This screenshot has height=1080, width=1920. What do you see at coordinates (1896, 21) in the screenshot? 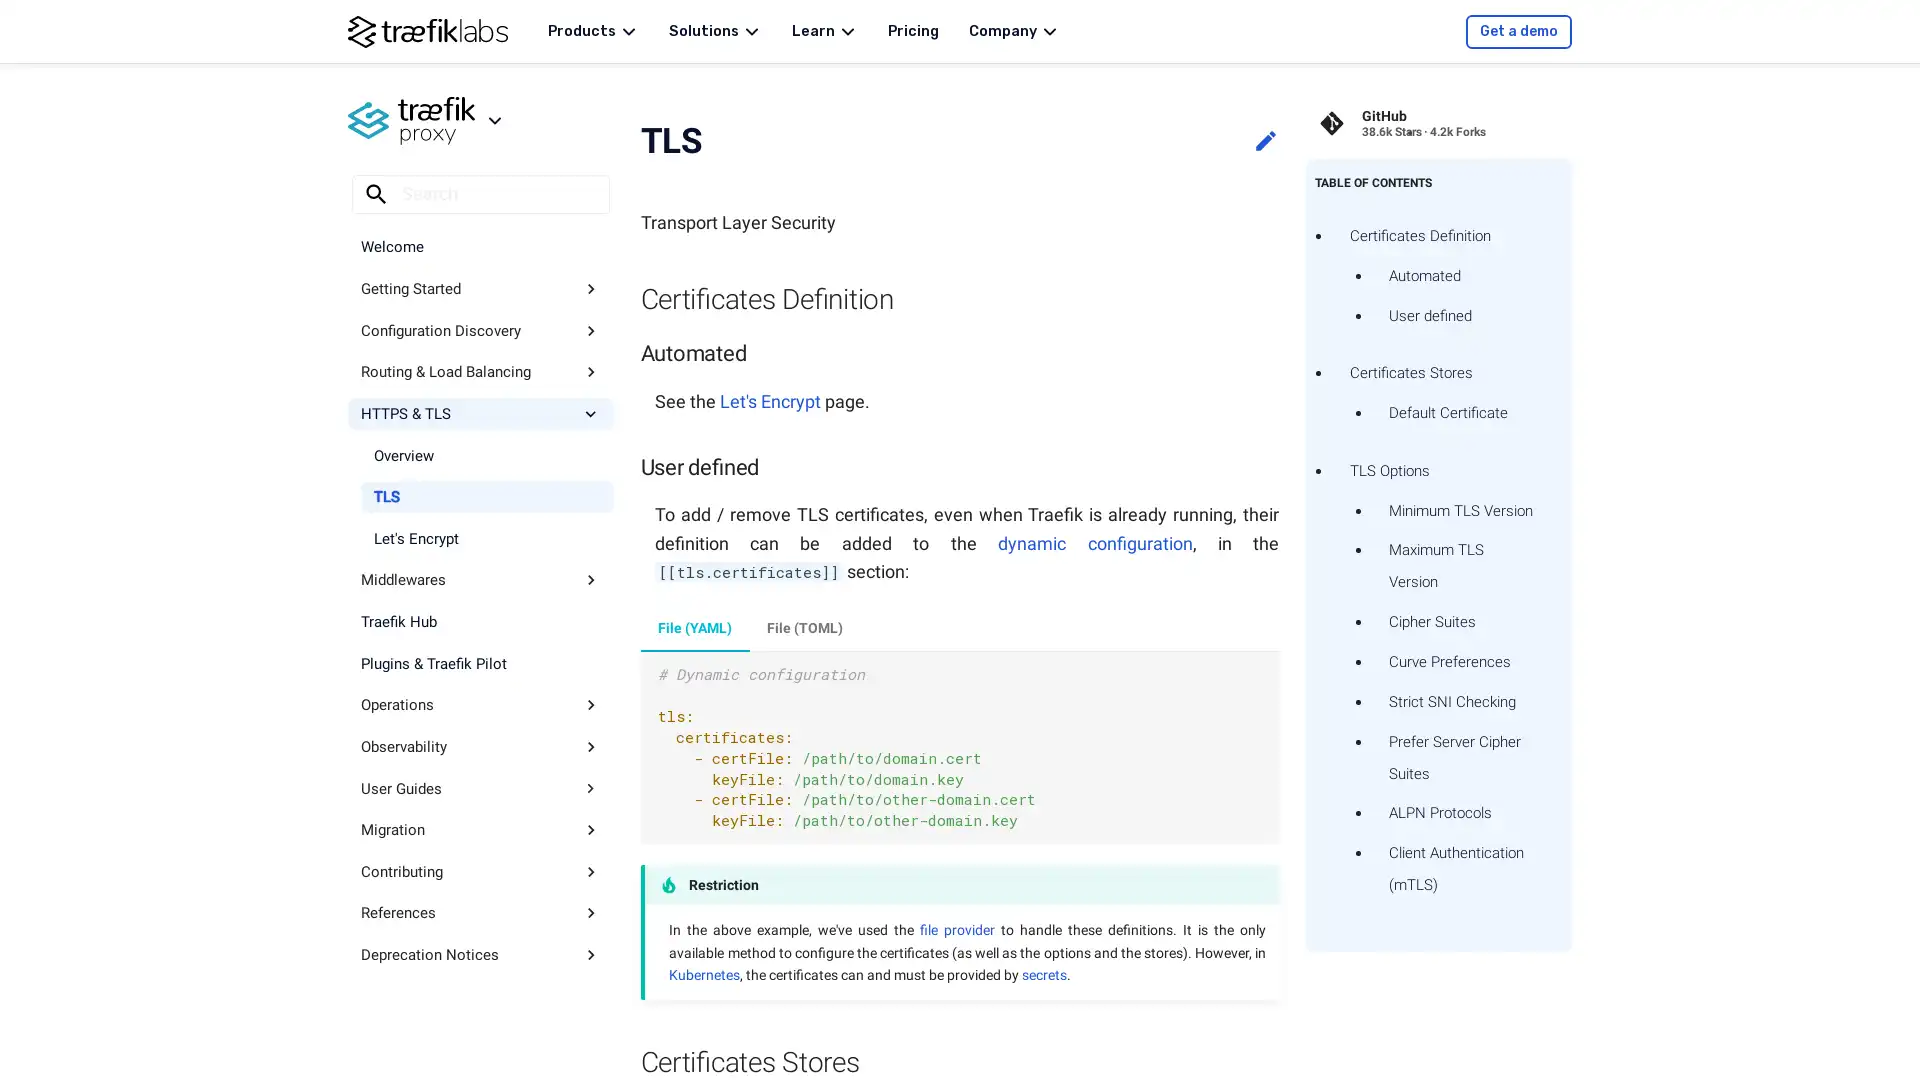
I see `Copy to clipboard` at bounding box center [1896, 21].